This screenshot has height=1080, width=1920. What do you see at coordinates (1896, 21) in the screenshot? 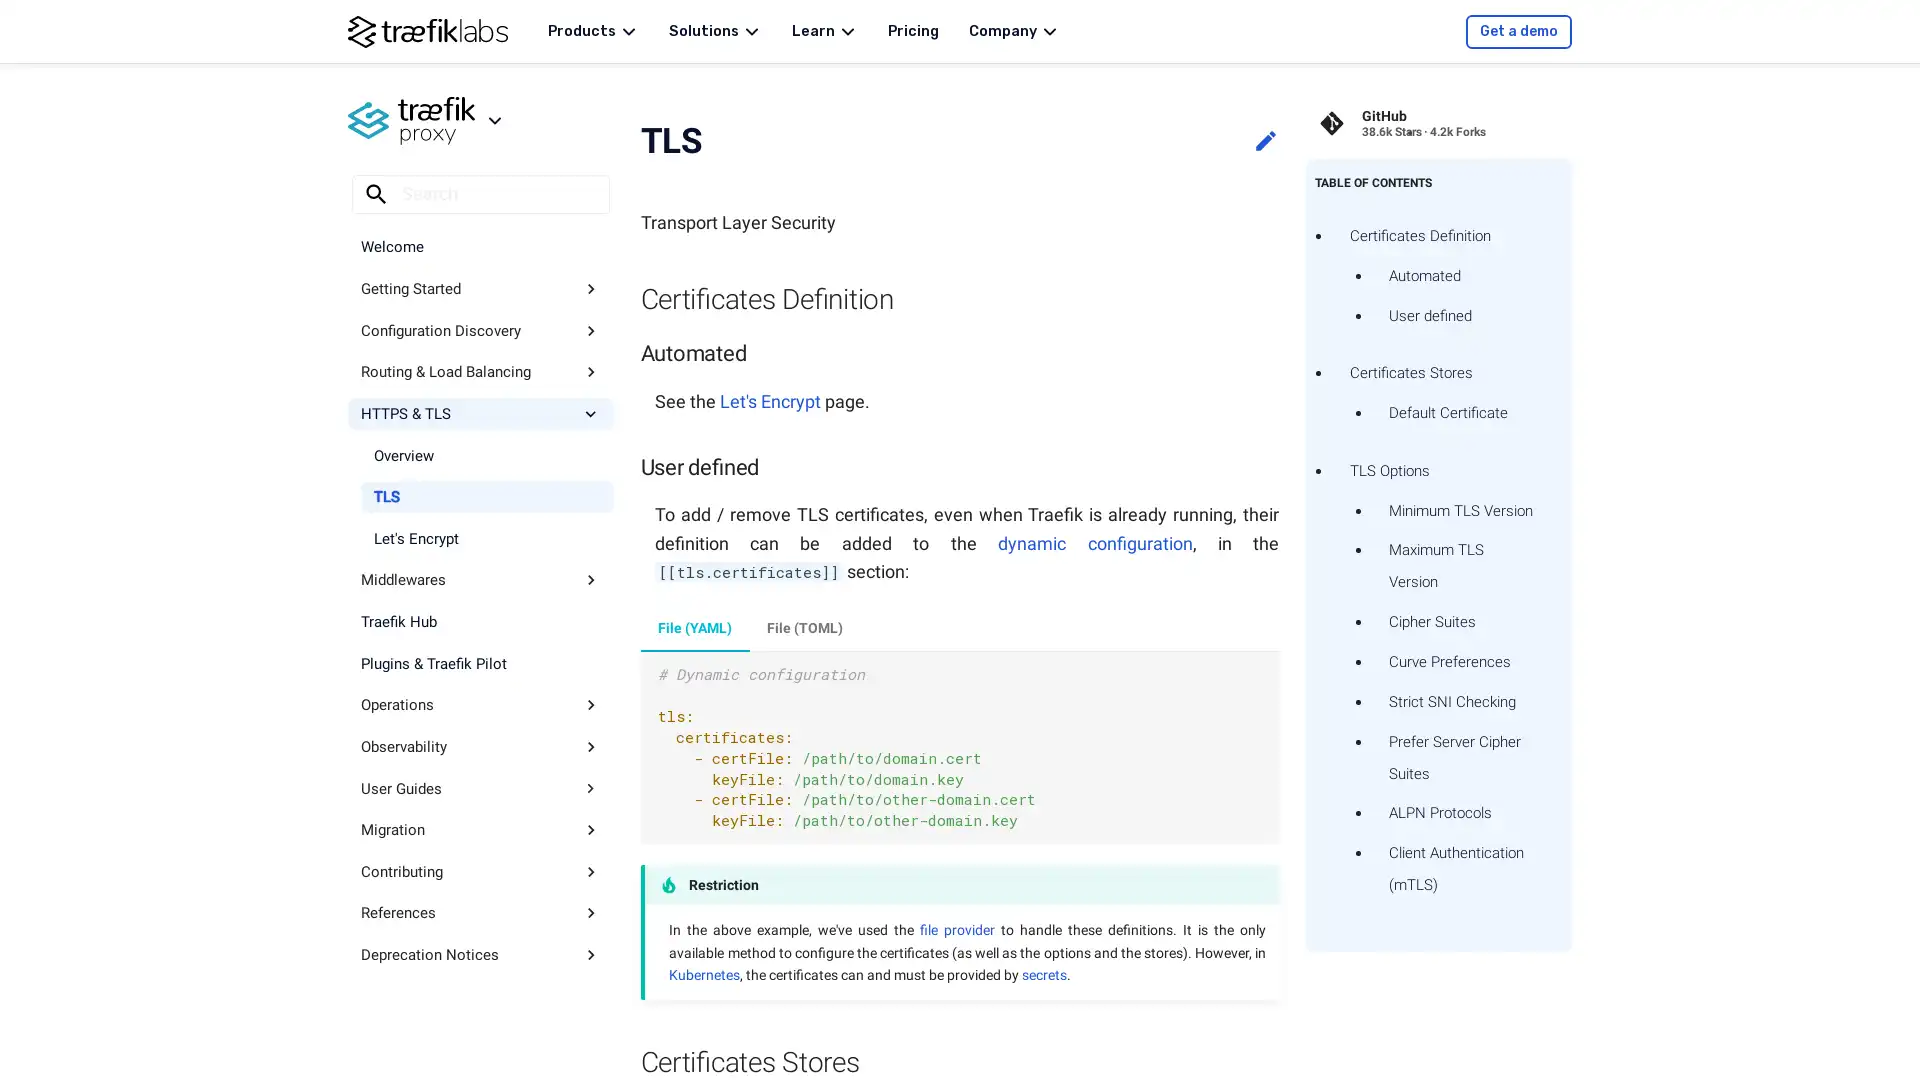
I see `Copy to clipboard` at bounding box center [1896, 21].